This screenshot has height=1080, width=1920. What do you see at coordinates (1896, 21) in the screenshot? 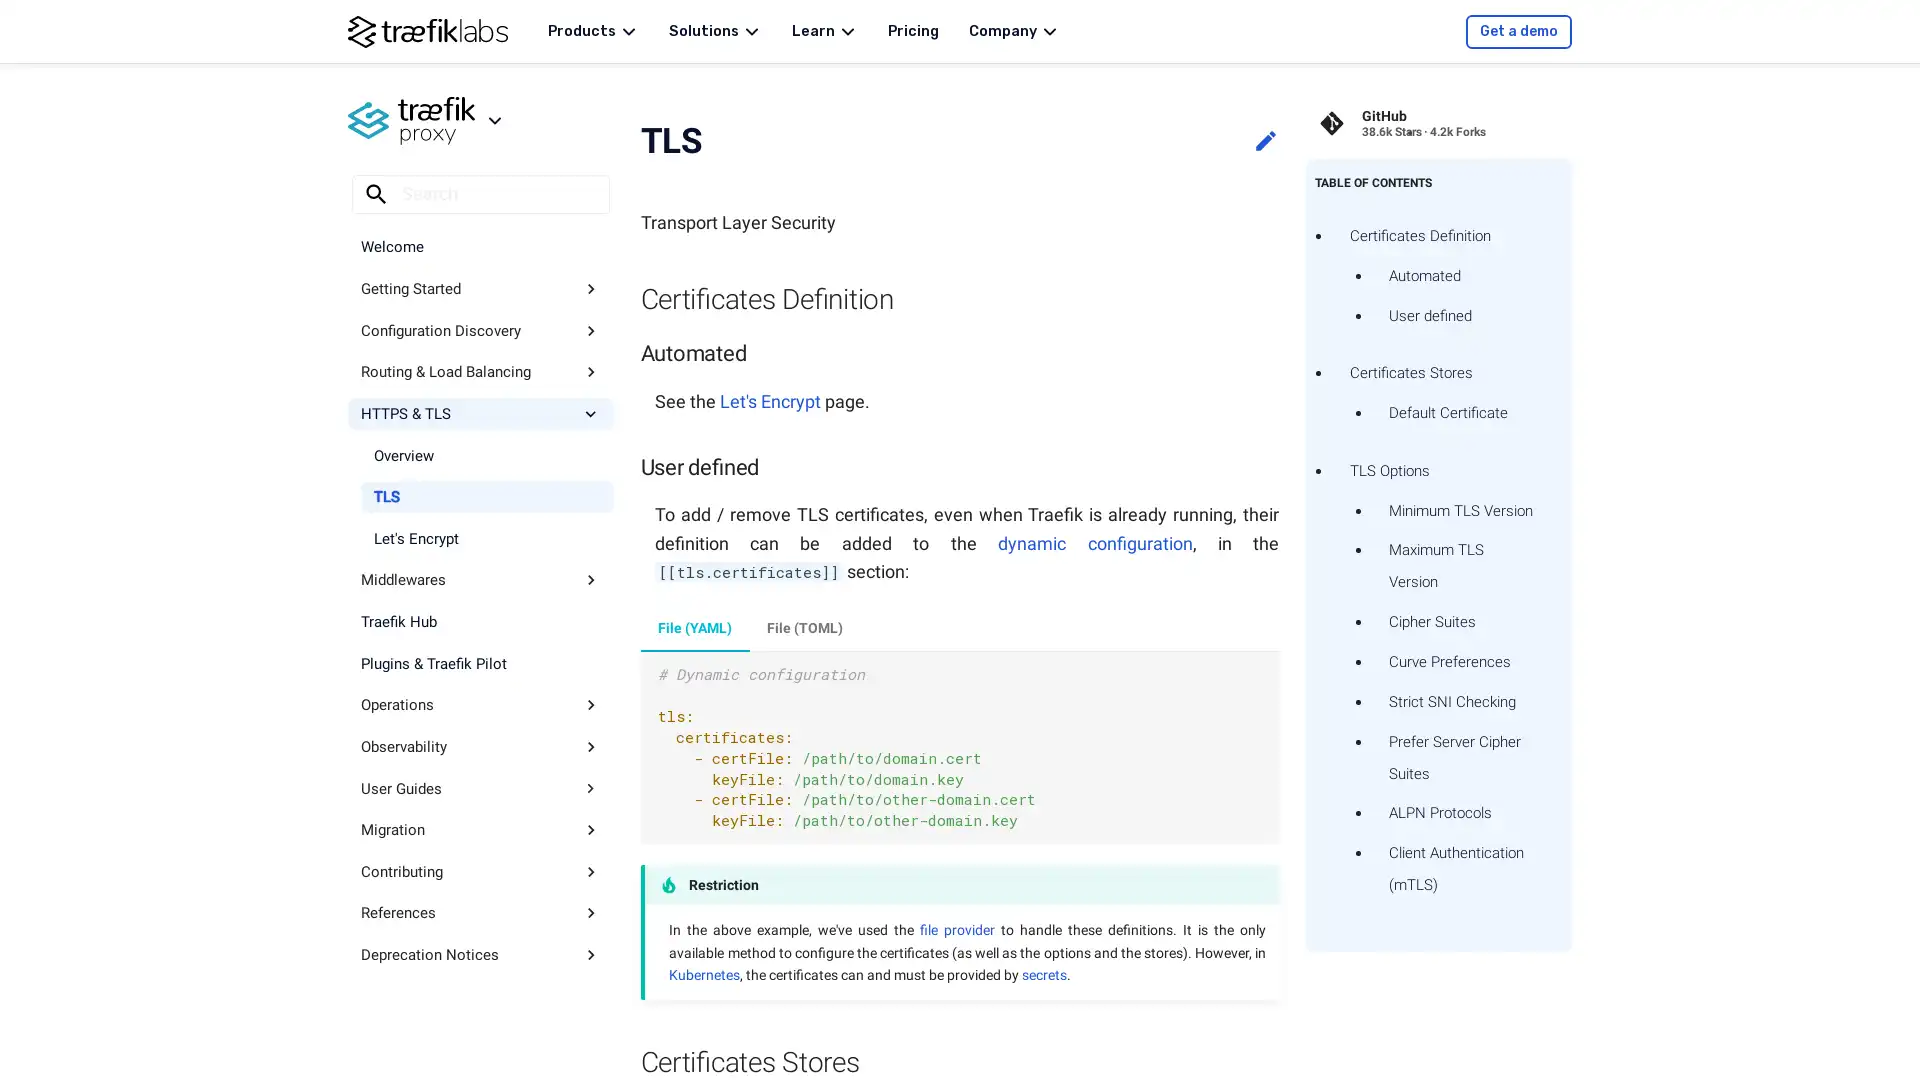
I see `Copy to clipboard` at bounding box center [1896, 21].